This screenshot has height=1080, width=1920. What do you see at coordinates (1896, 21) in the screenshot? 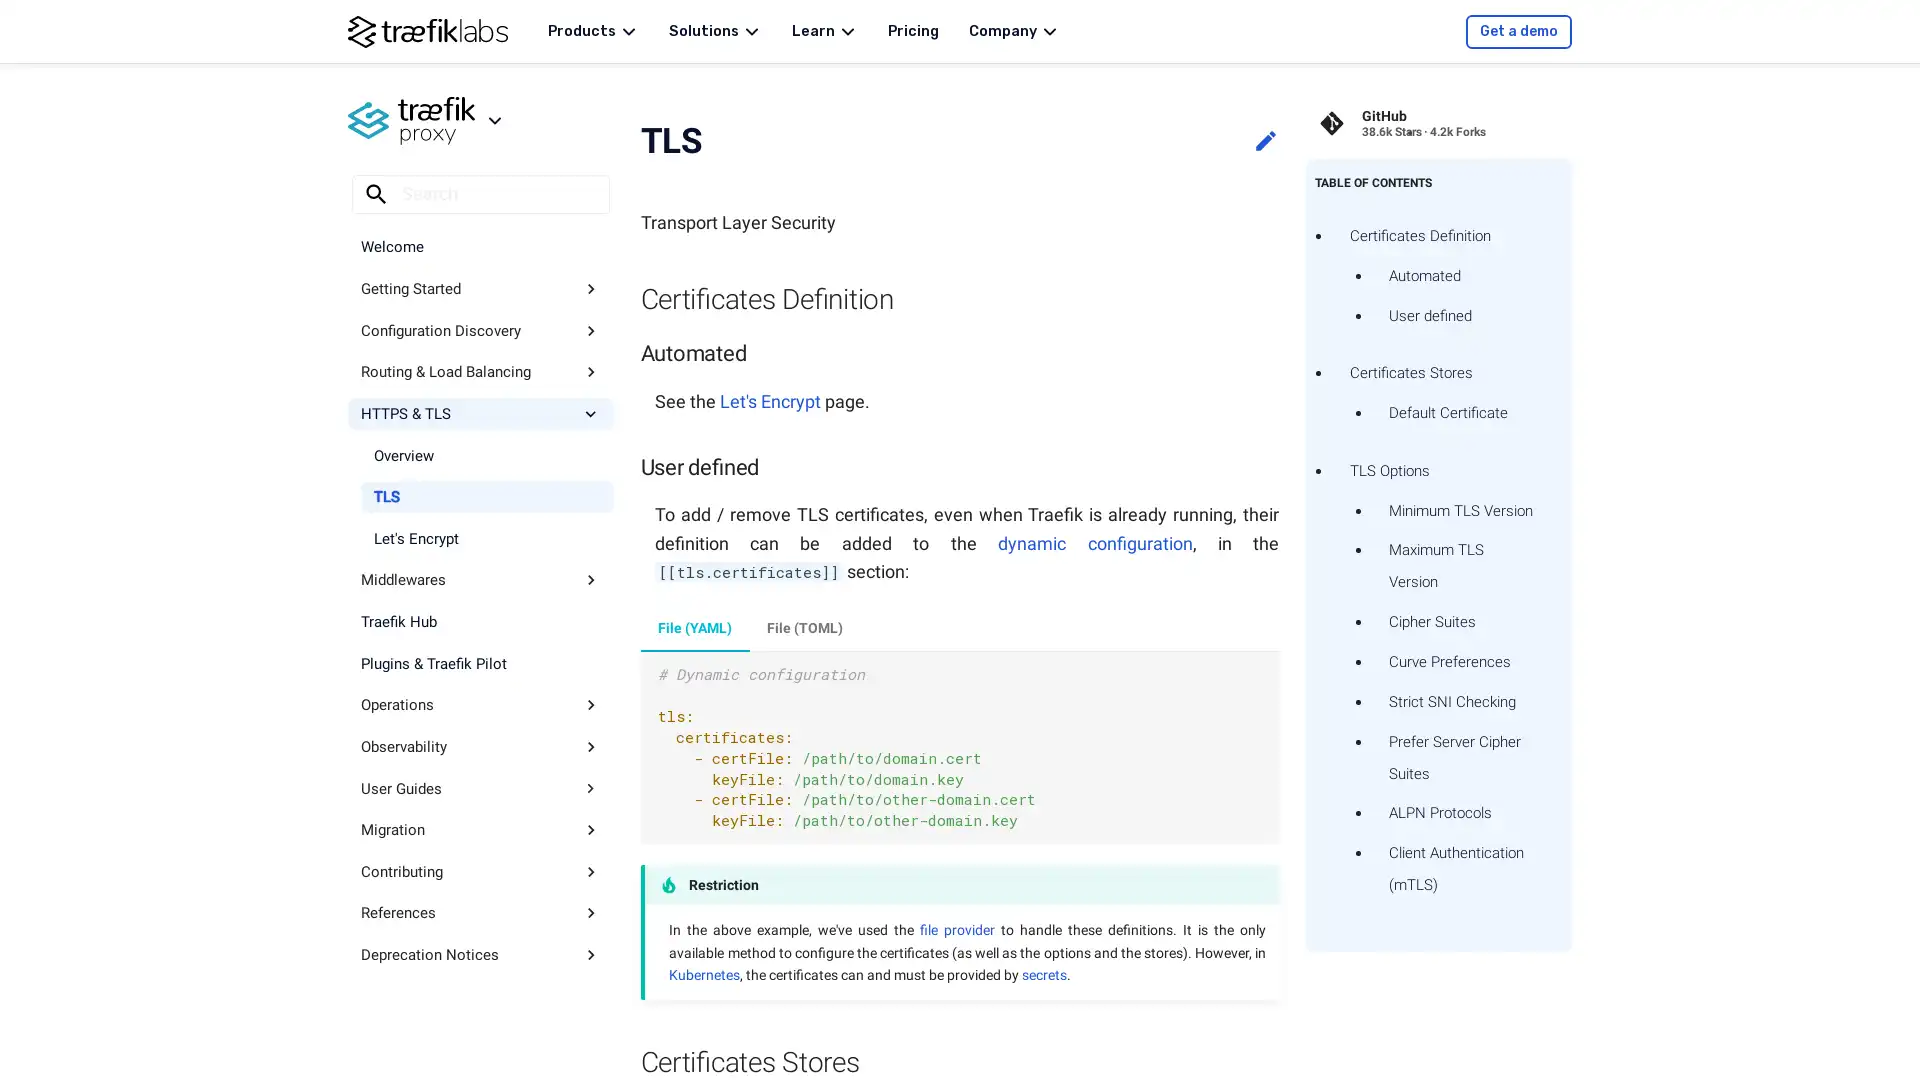
I see `Copy to clipboard` at bounding box center [1896, 21].